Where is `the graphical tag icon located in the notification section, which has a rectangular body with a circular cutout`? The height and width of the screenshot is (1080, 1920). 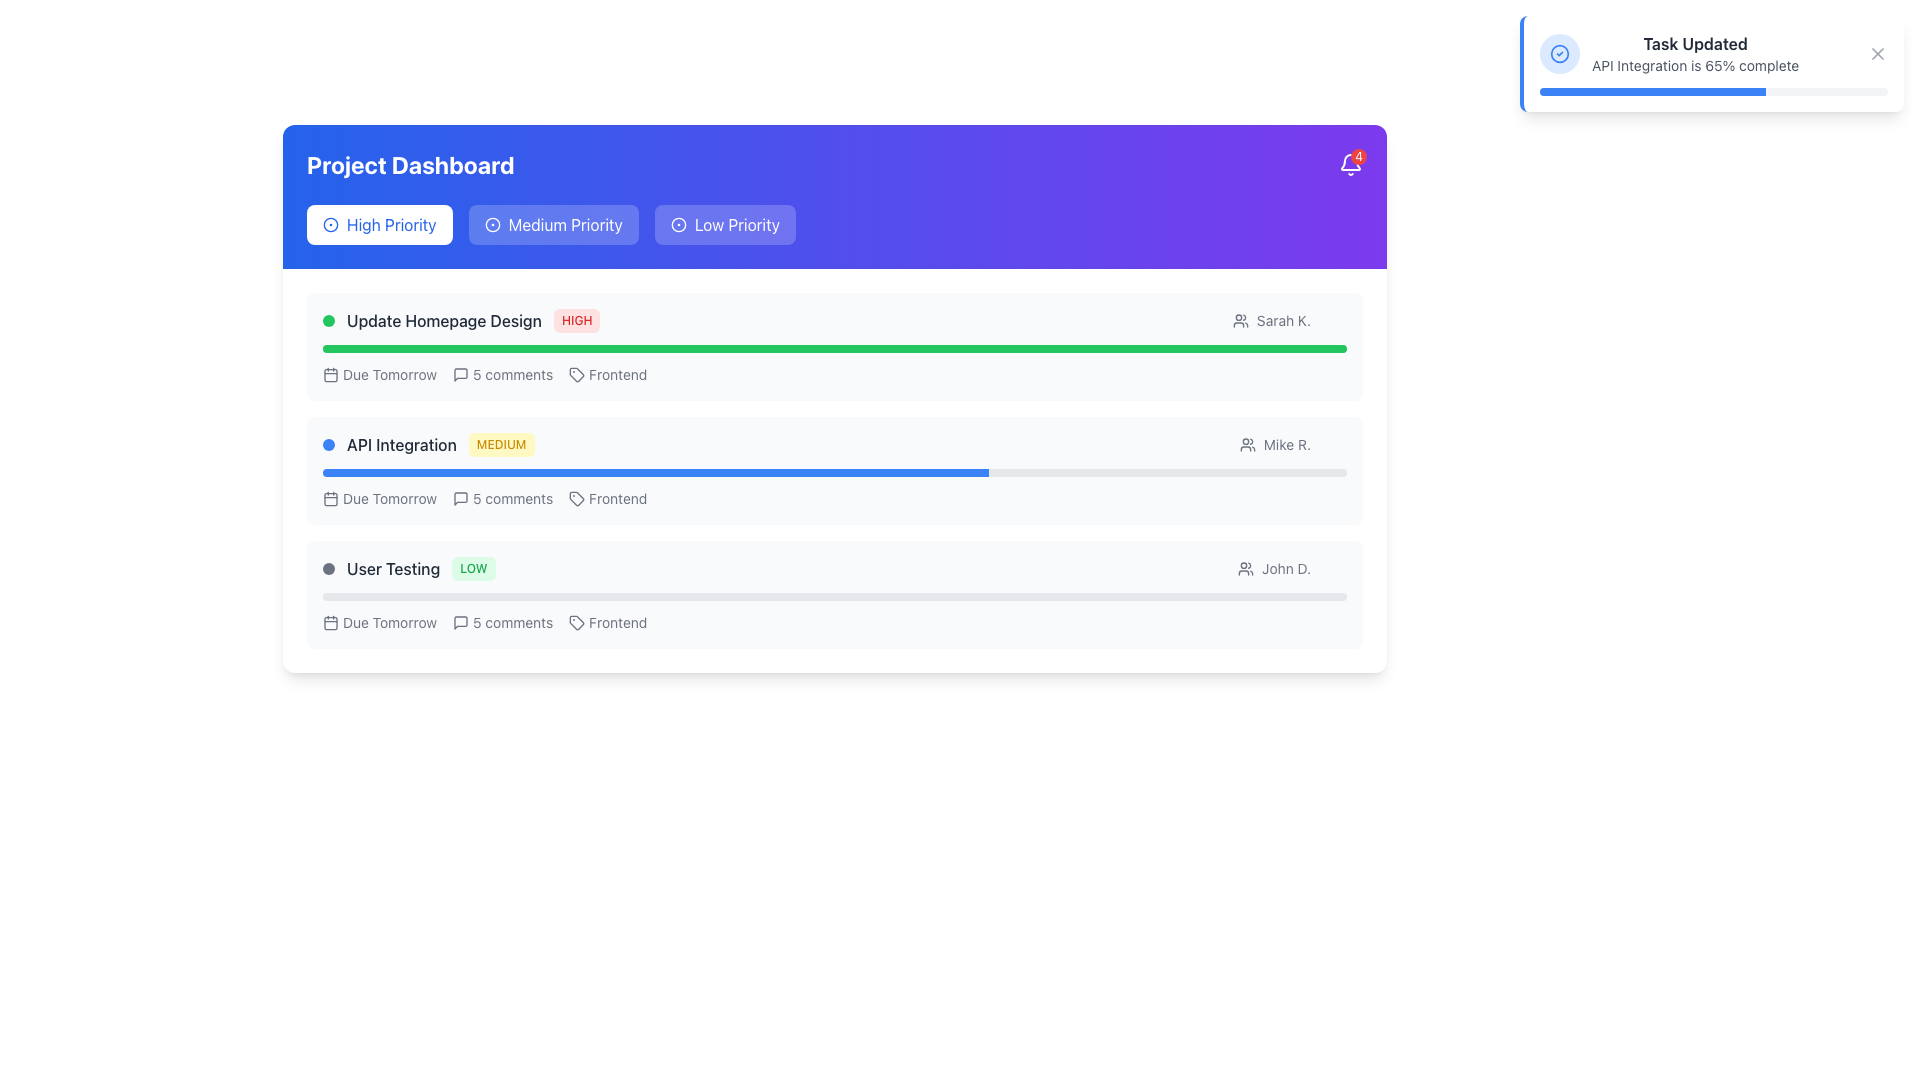 the graphical tag icon located in the notification section, which has a rectangular body with a circular cutout is located at coordinates (576, 622).